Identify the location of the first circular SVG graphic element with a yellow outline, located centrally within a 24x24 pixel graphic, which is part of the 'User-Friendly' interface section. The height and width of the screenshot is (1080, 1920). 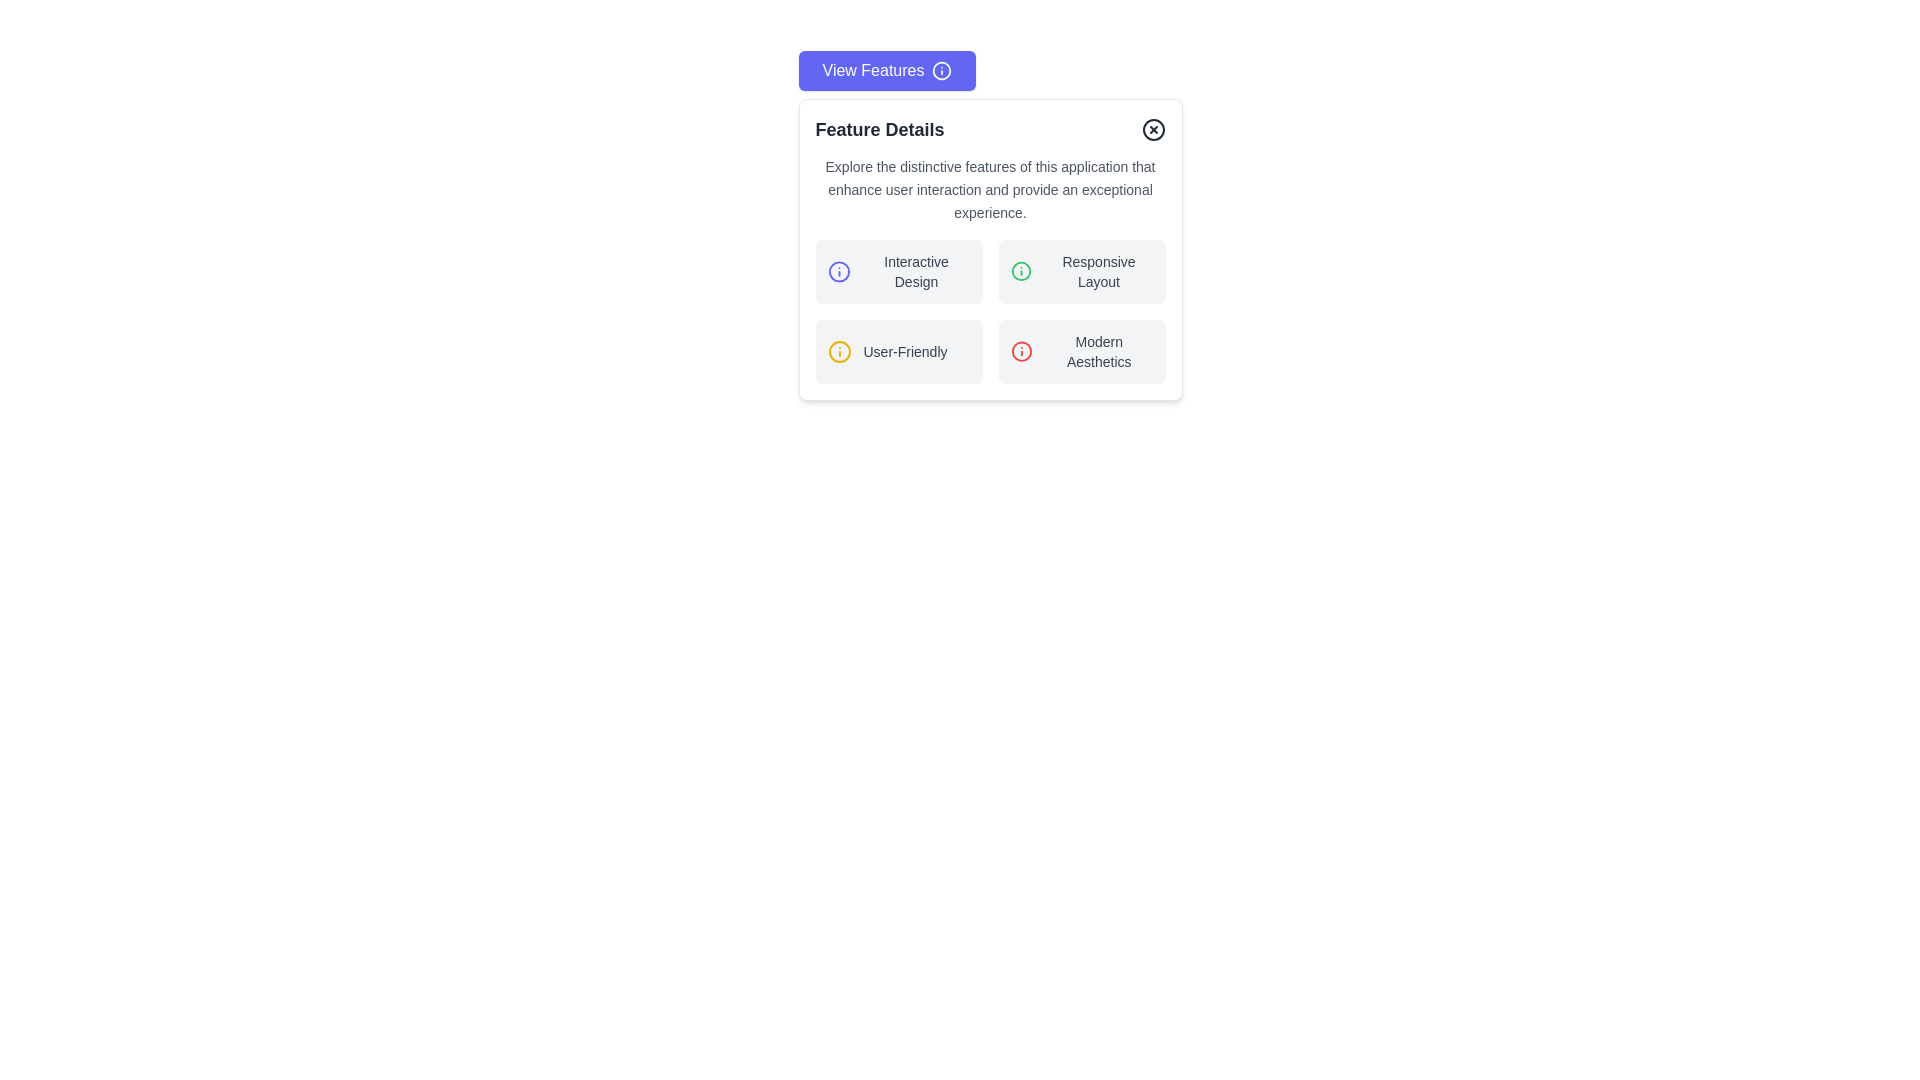
(839, 351).